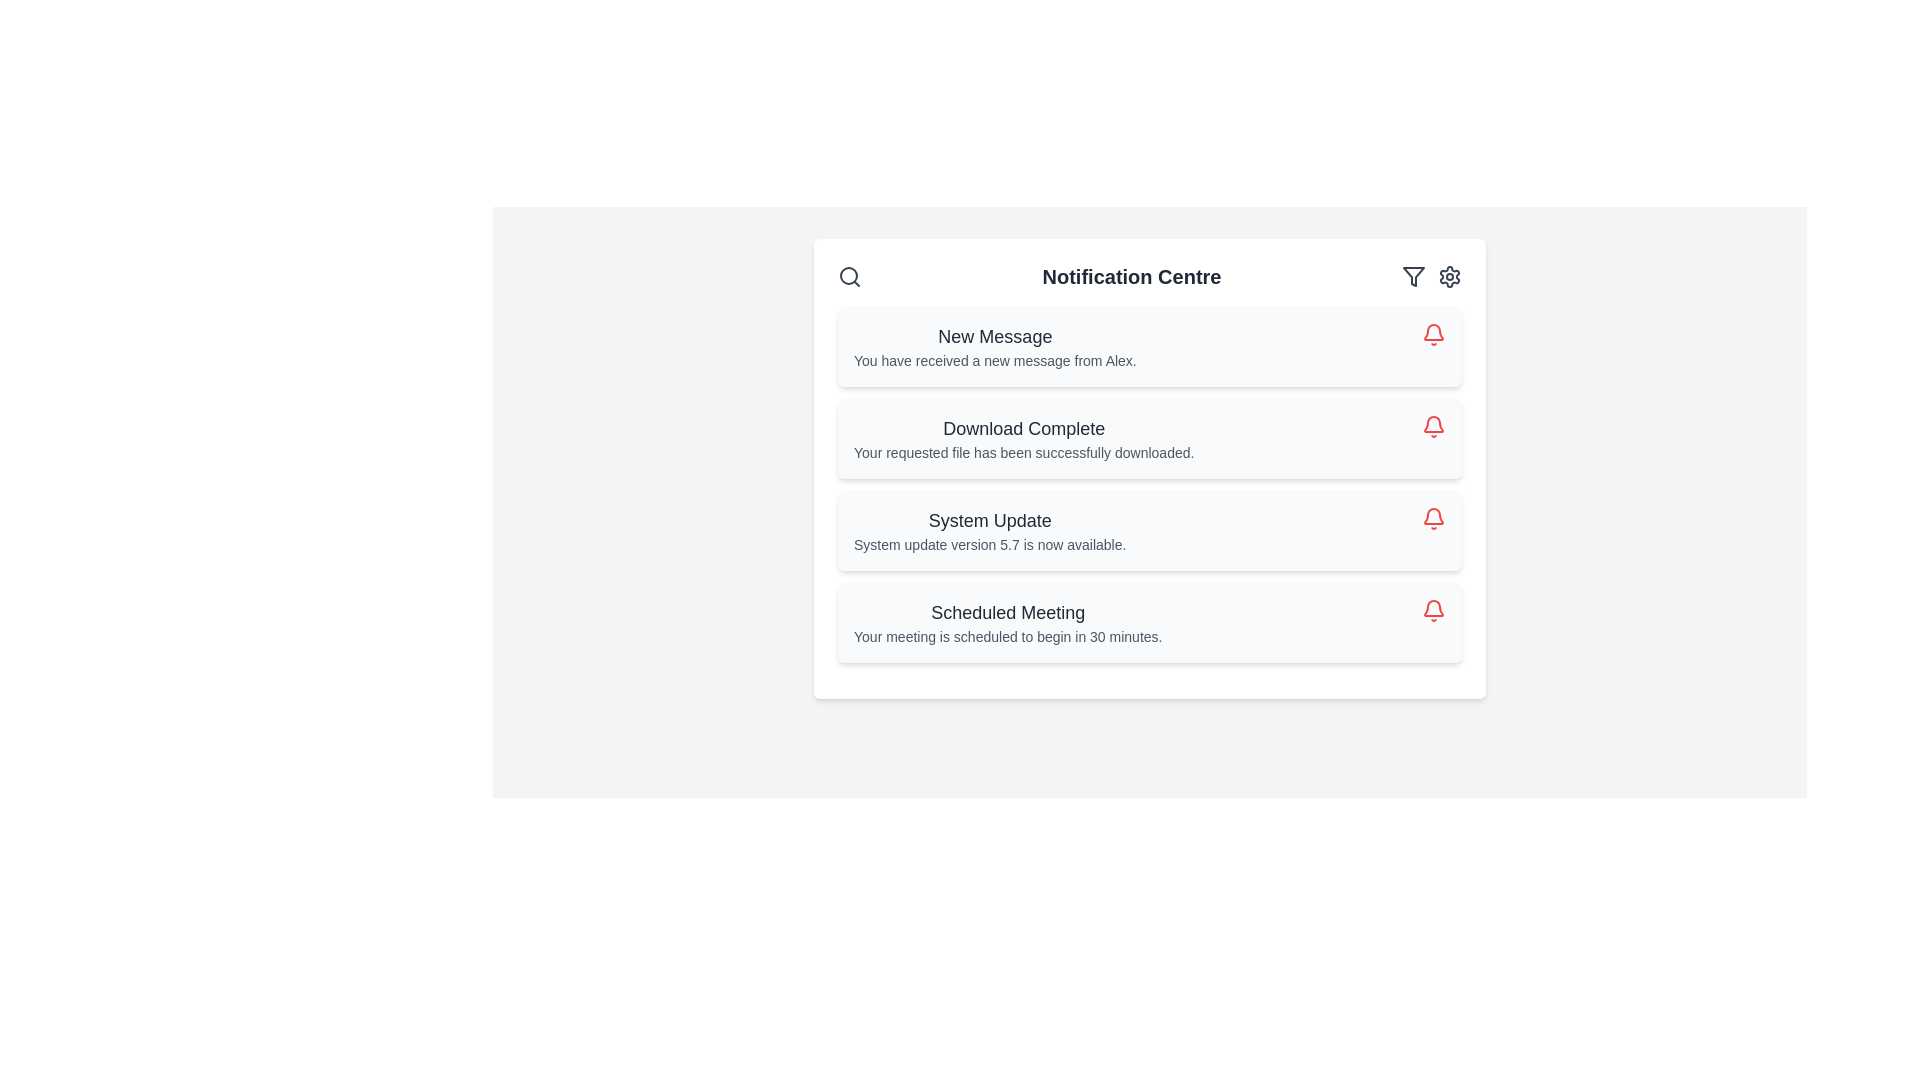 The width and height of the screenshot is (1920, 1080). Describe the element at coordinates (1150, 277) in the screenshot. I see `the Label or Header element that serves as the title for the notification center, positioned centrally between the search icon and the filter/settings icons` at that location.